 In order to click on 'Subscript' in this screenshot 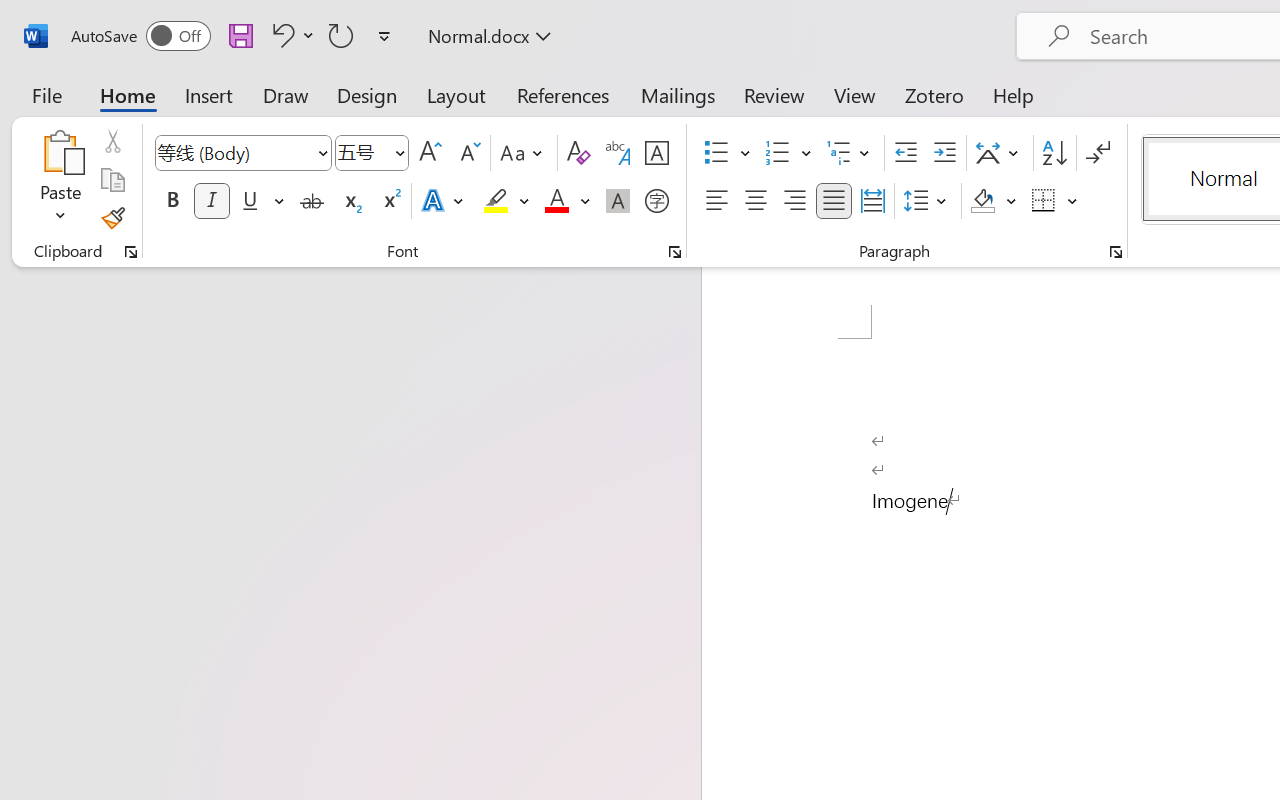, I will do `click(350, 201)`.